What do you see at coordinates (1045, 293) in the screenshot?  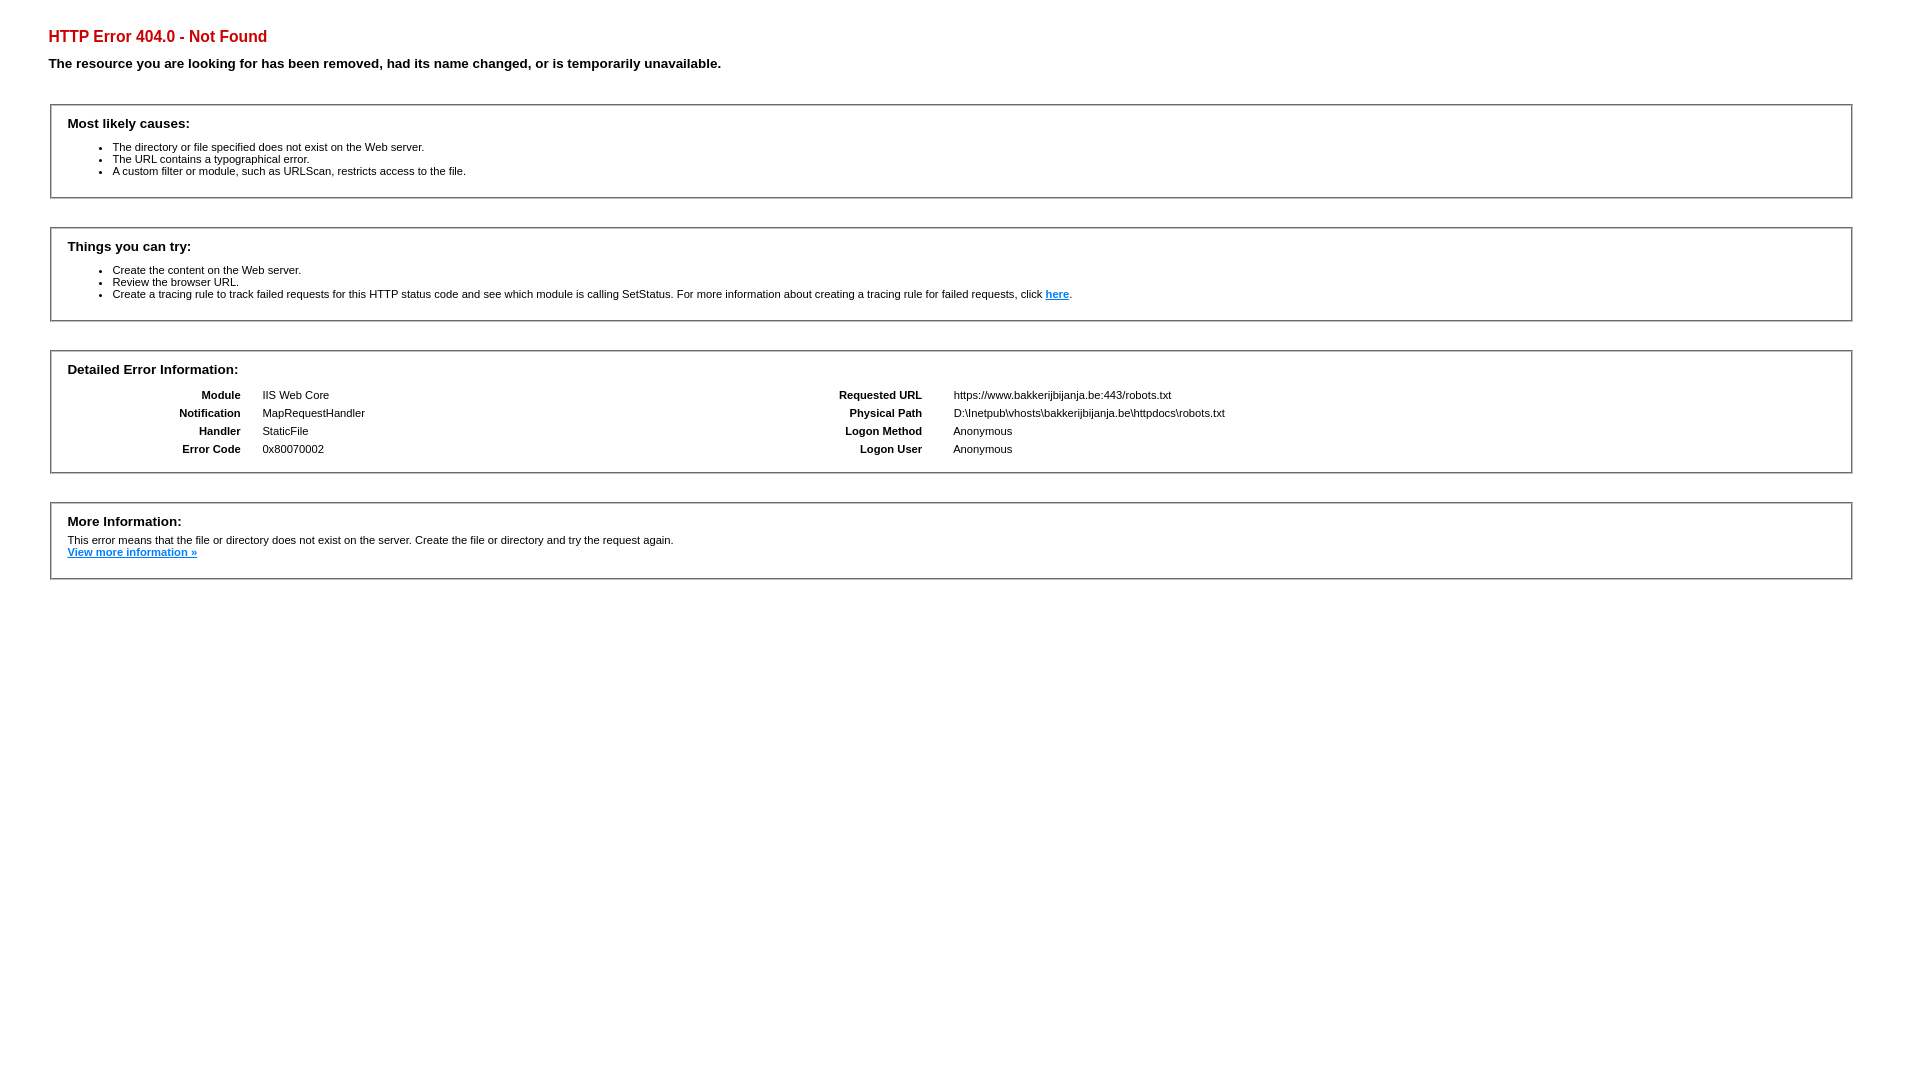 I see `'here'` at bounding box center [1045, 293].